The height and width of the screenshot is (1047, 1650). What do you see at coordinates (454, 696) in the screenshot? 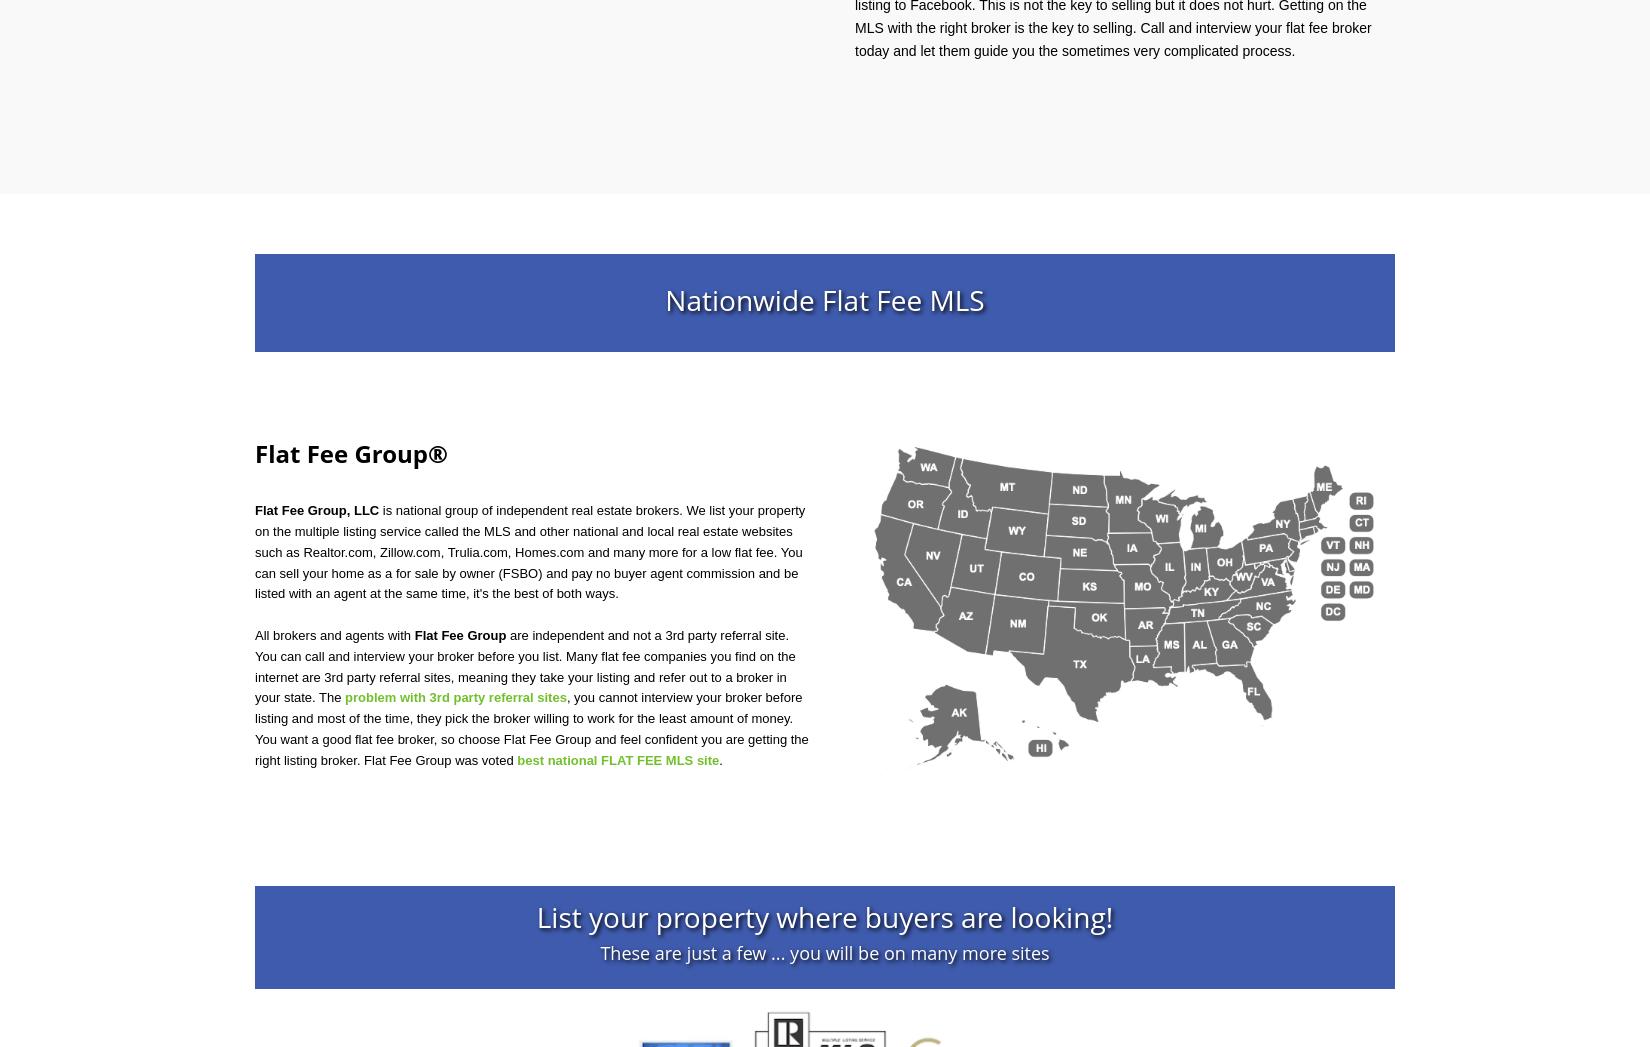
I see `'problem with 3rd party referral sites'` at bounding box center [454, 696].